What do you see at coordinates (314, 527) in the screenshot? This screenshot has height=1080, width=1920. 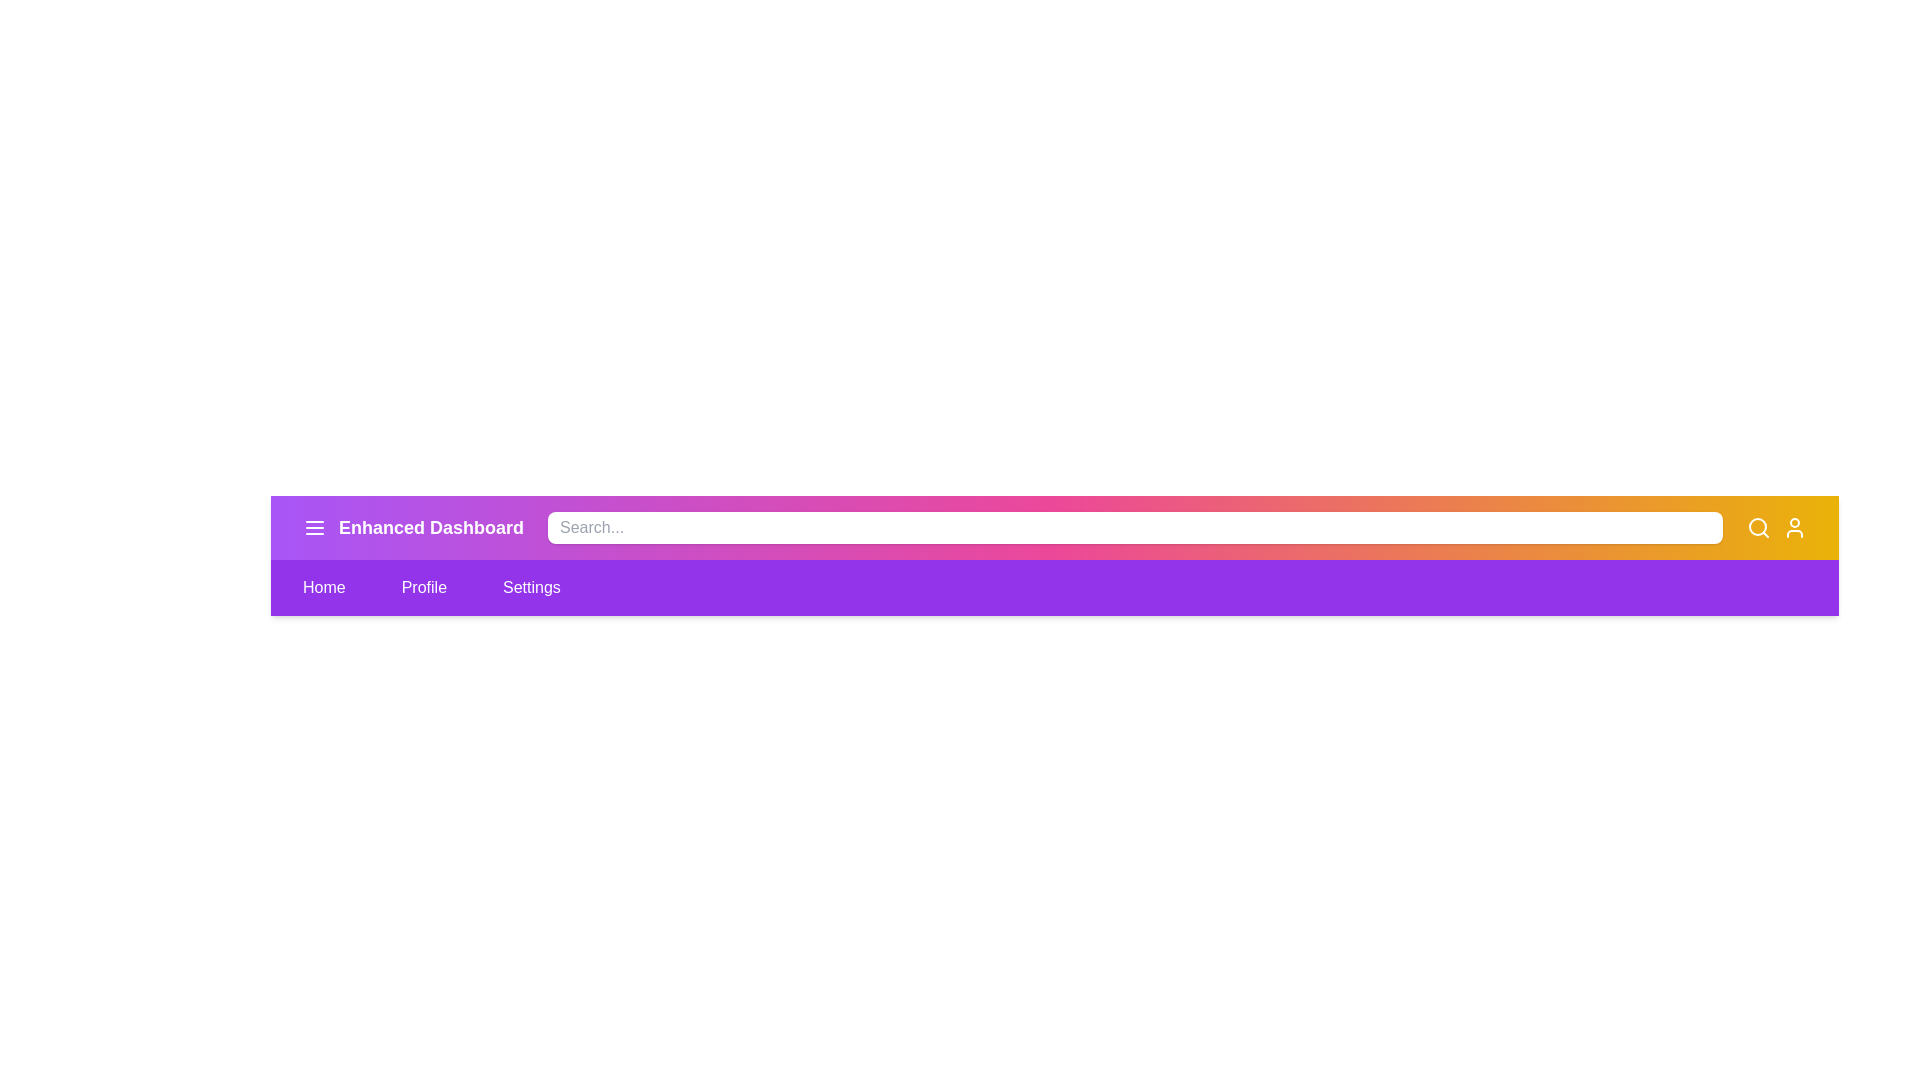 I see `the menu icon to expand the menu` at bounding box center [314, 527].